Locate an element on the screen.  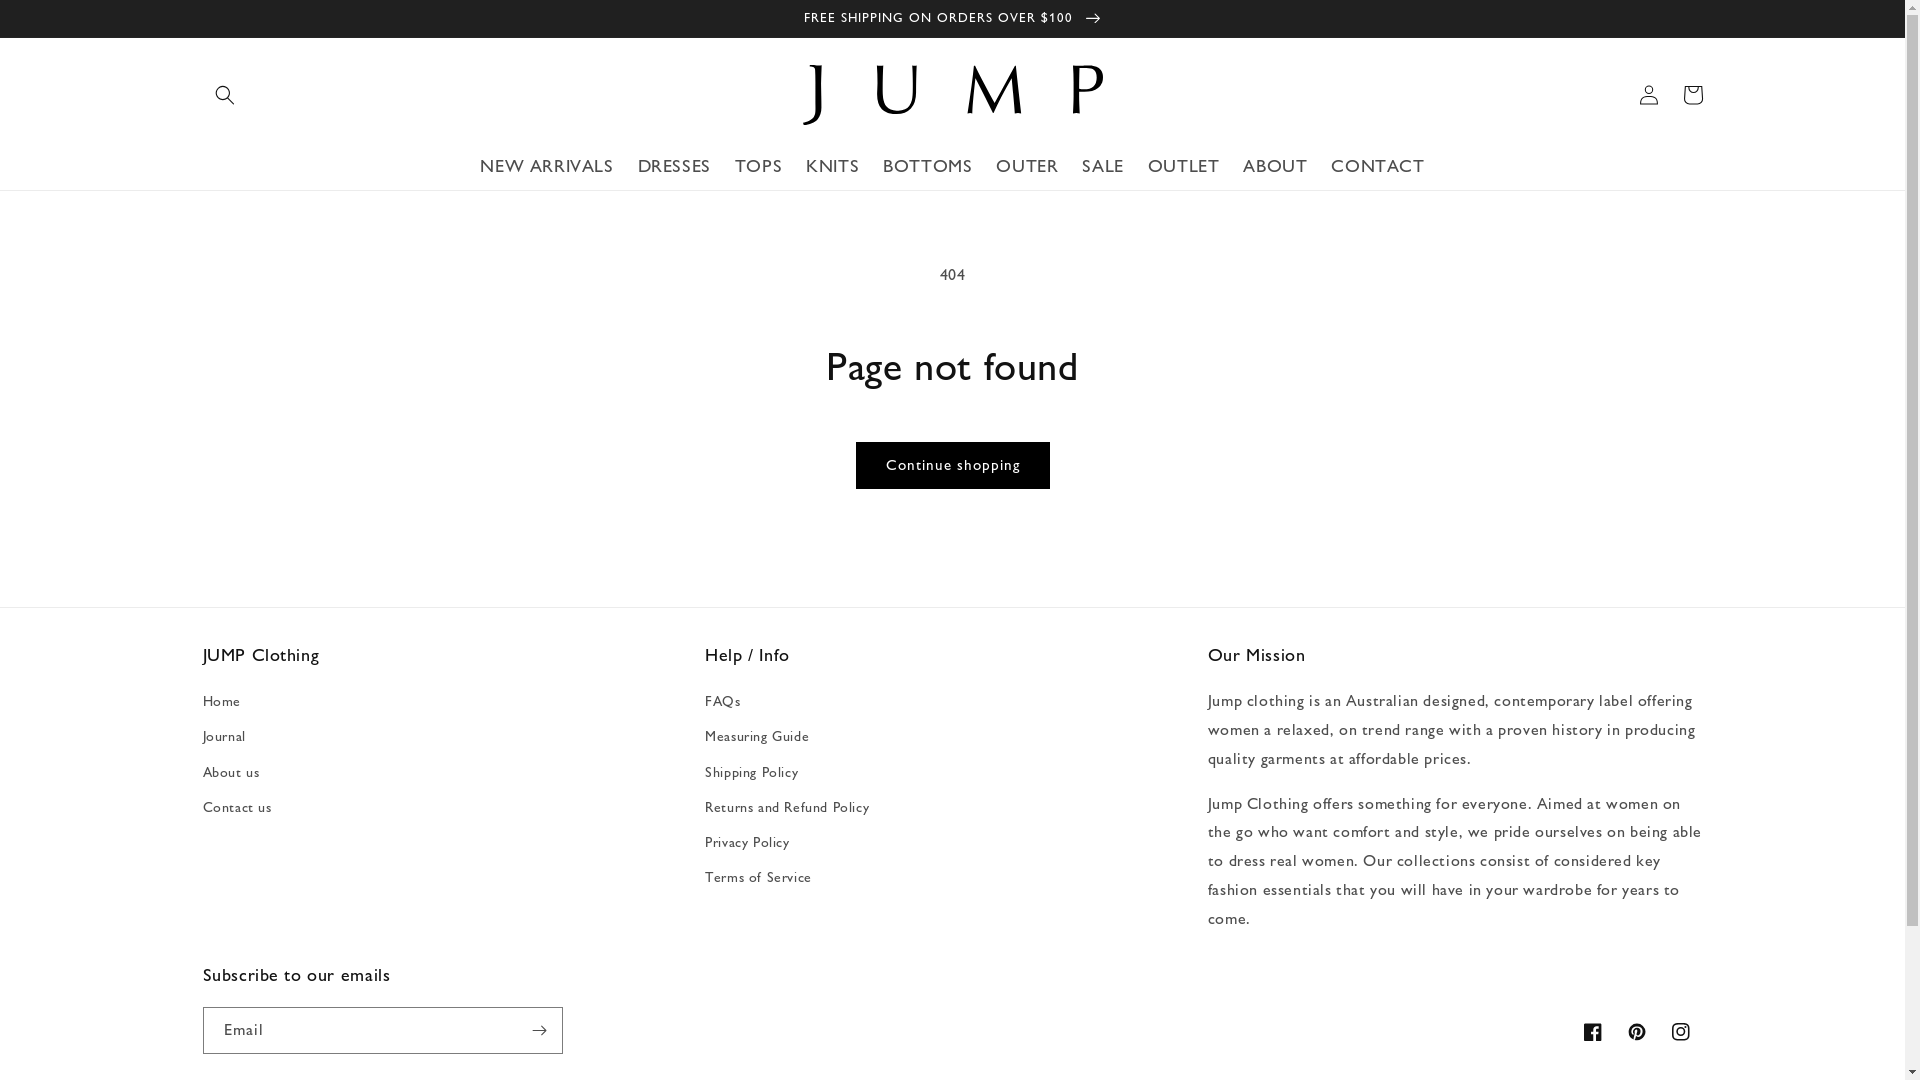
'BOTTOMS' is located at coordinates (870, 165).